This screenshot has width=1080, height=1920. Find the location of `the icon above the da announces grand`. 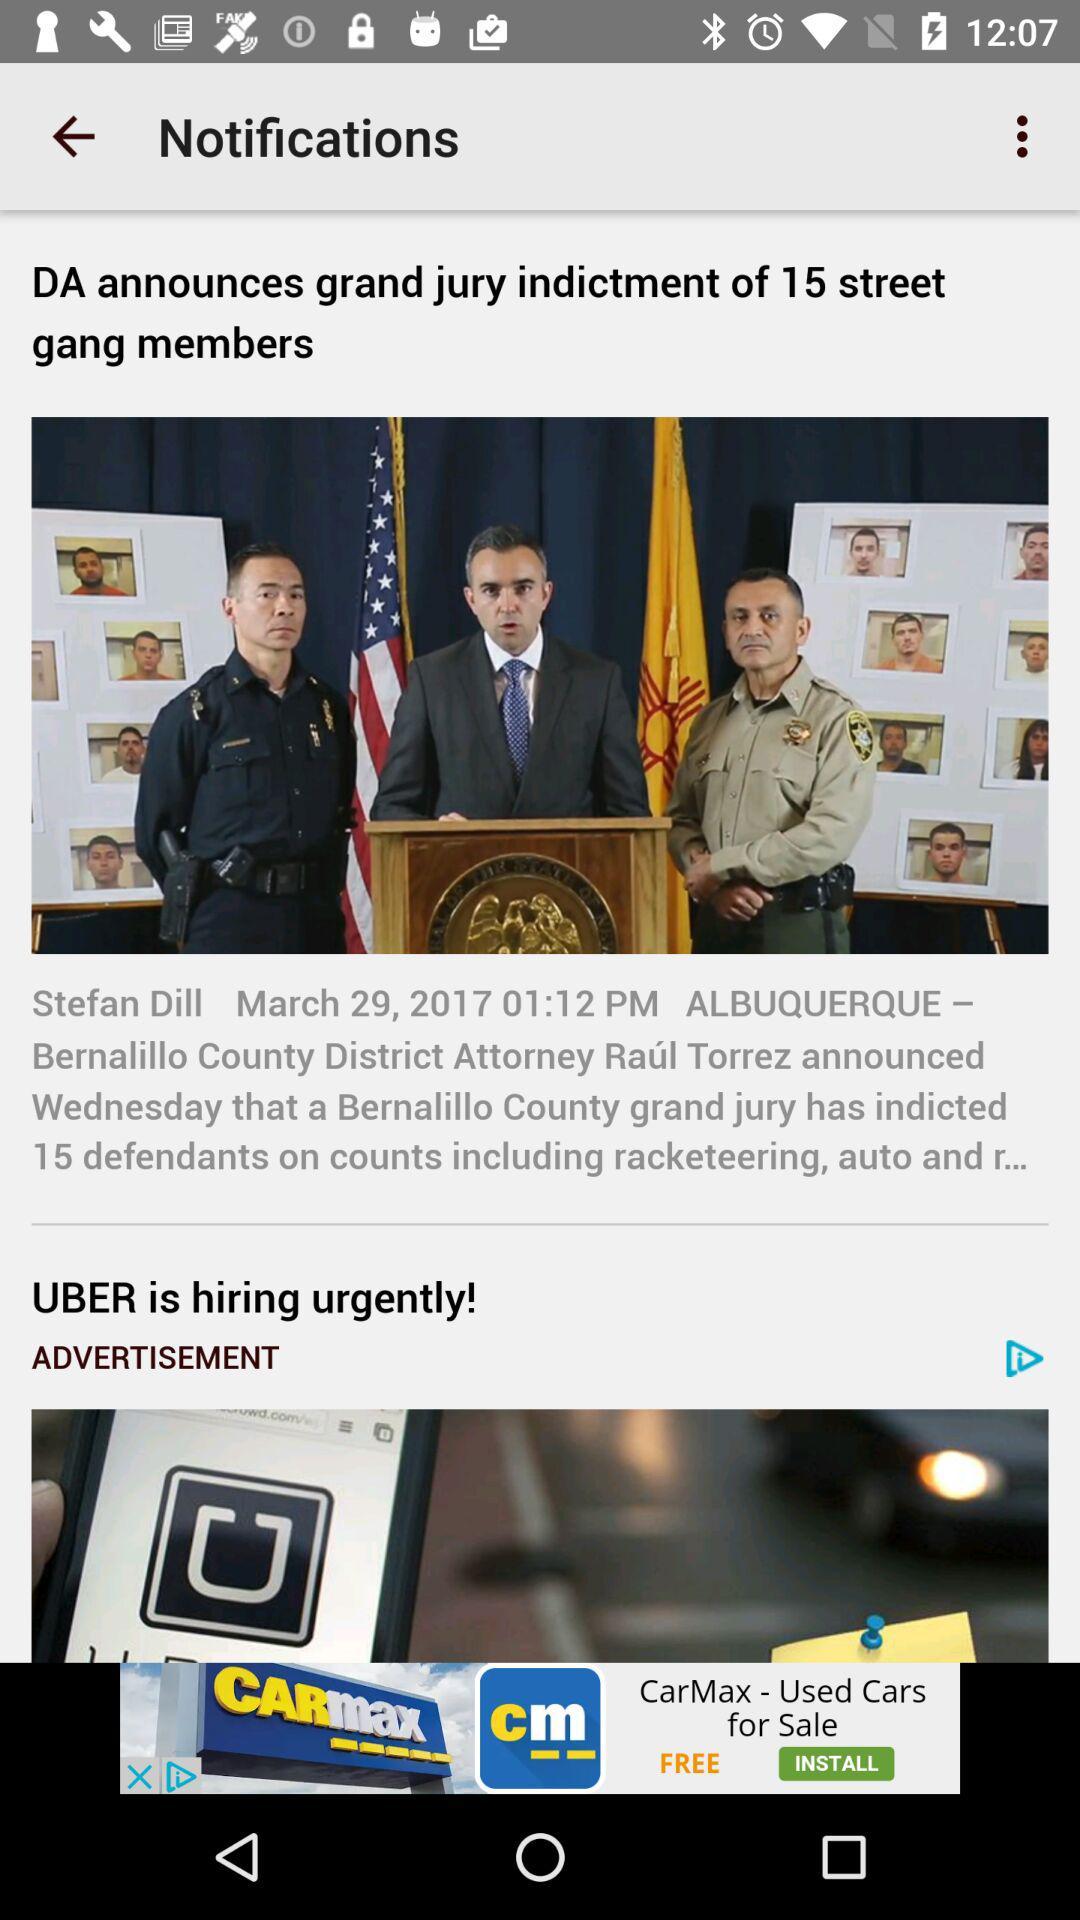

the icon above the da announces grand is located at coordinates (72, 135).